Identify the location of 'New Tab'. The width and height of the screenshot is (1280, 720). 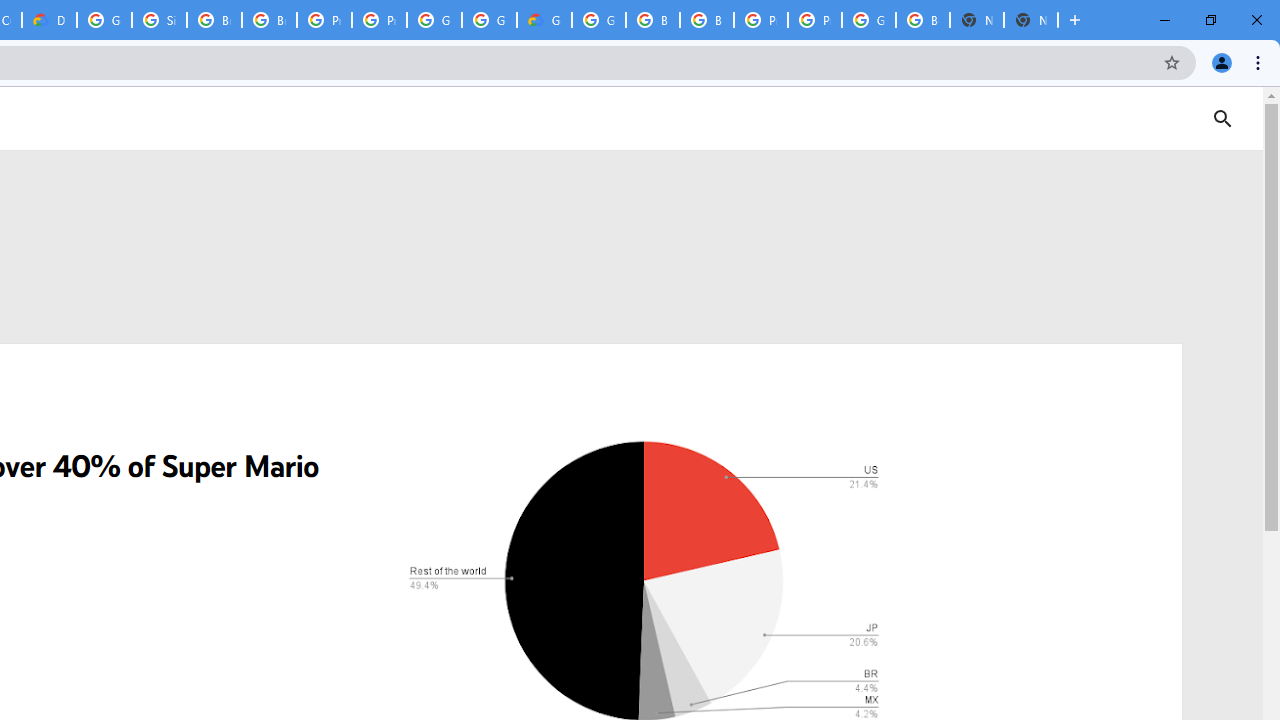
(1031, 20).